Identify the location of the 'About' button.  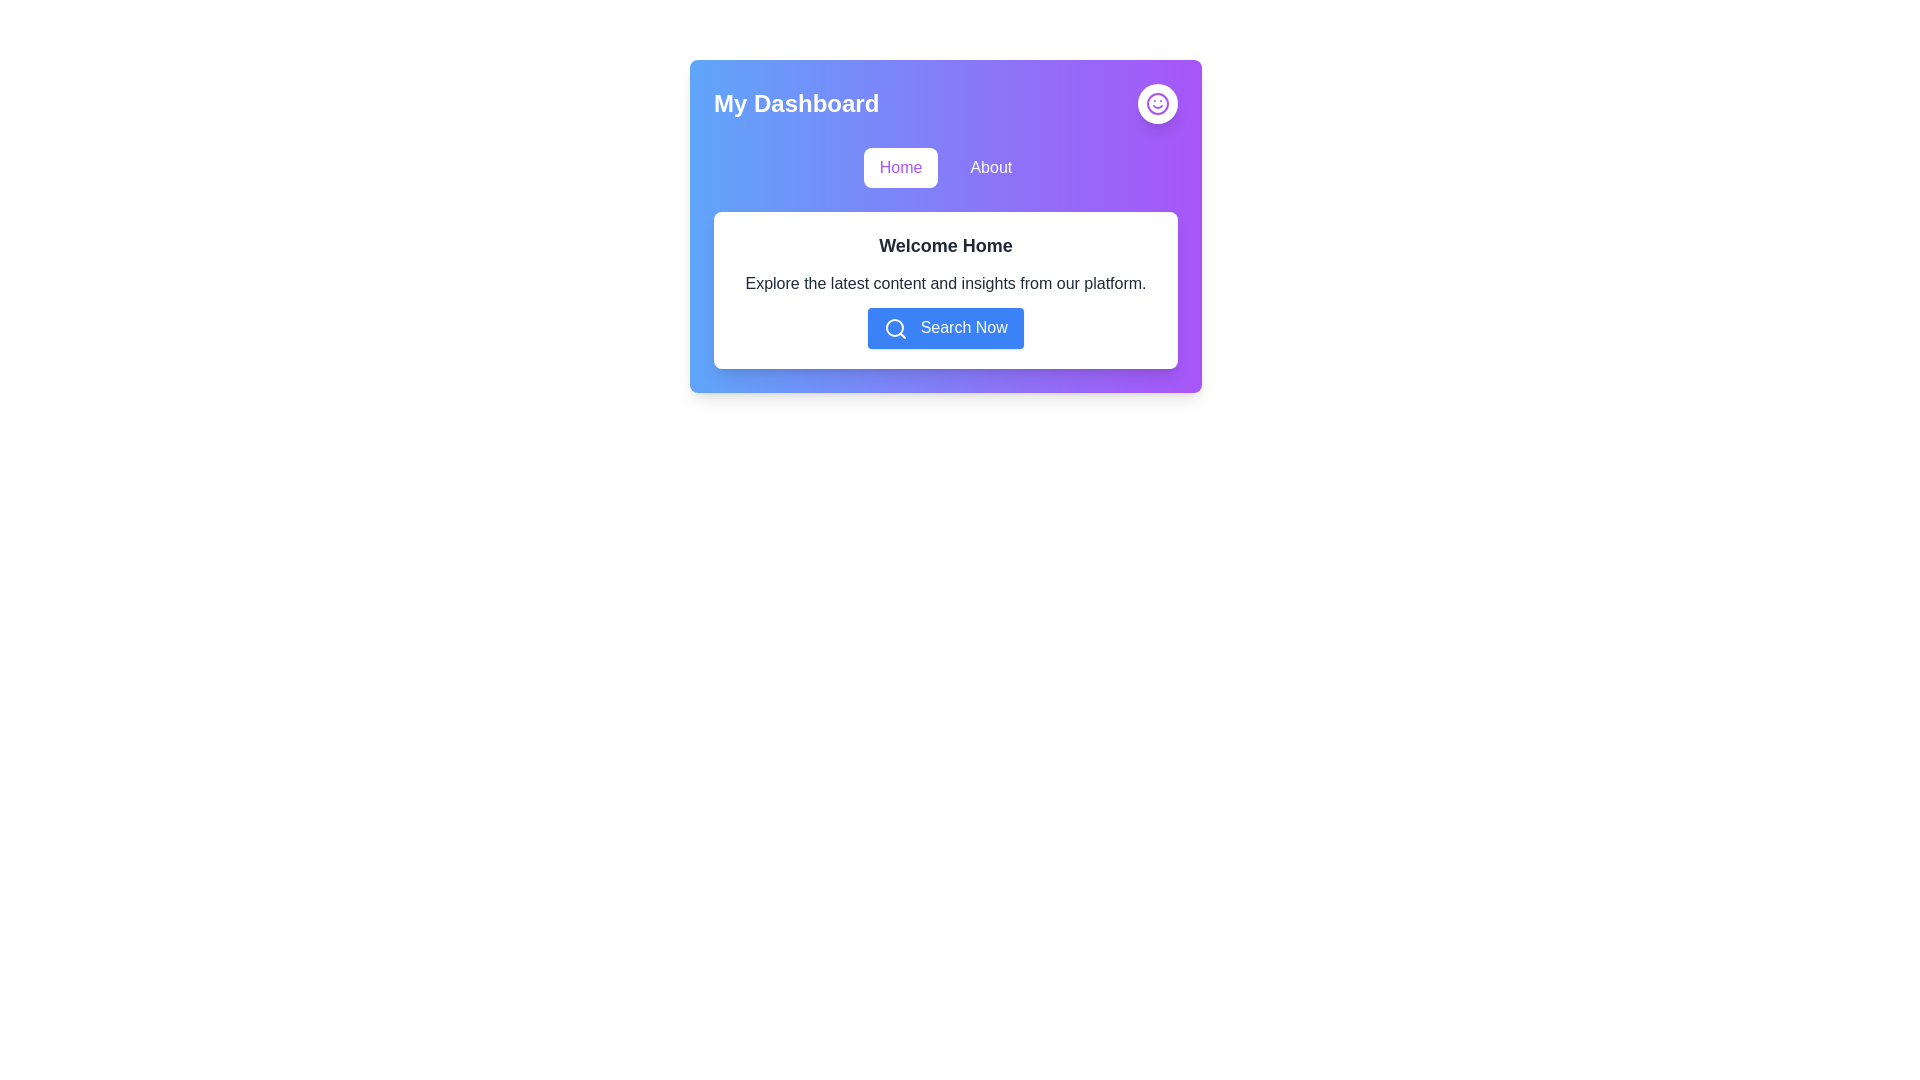
(991, 167).